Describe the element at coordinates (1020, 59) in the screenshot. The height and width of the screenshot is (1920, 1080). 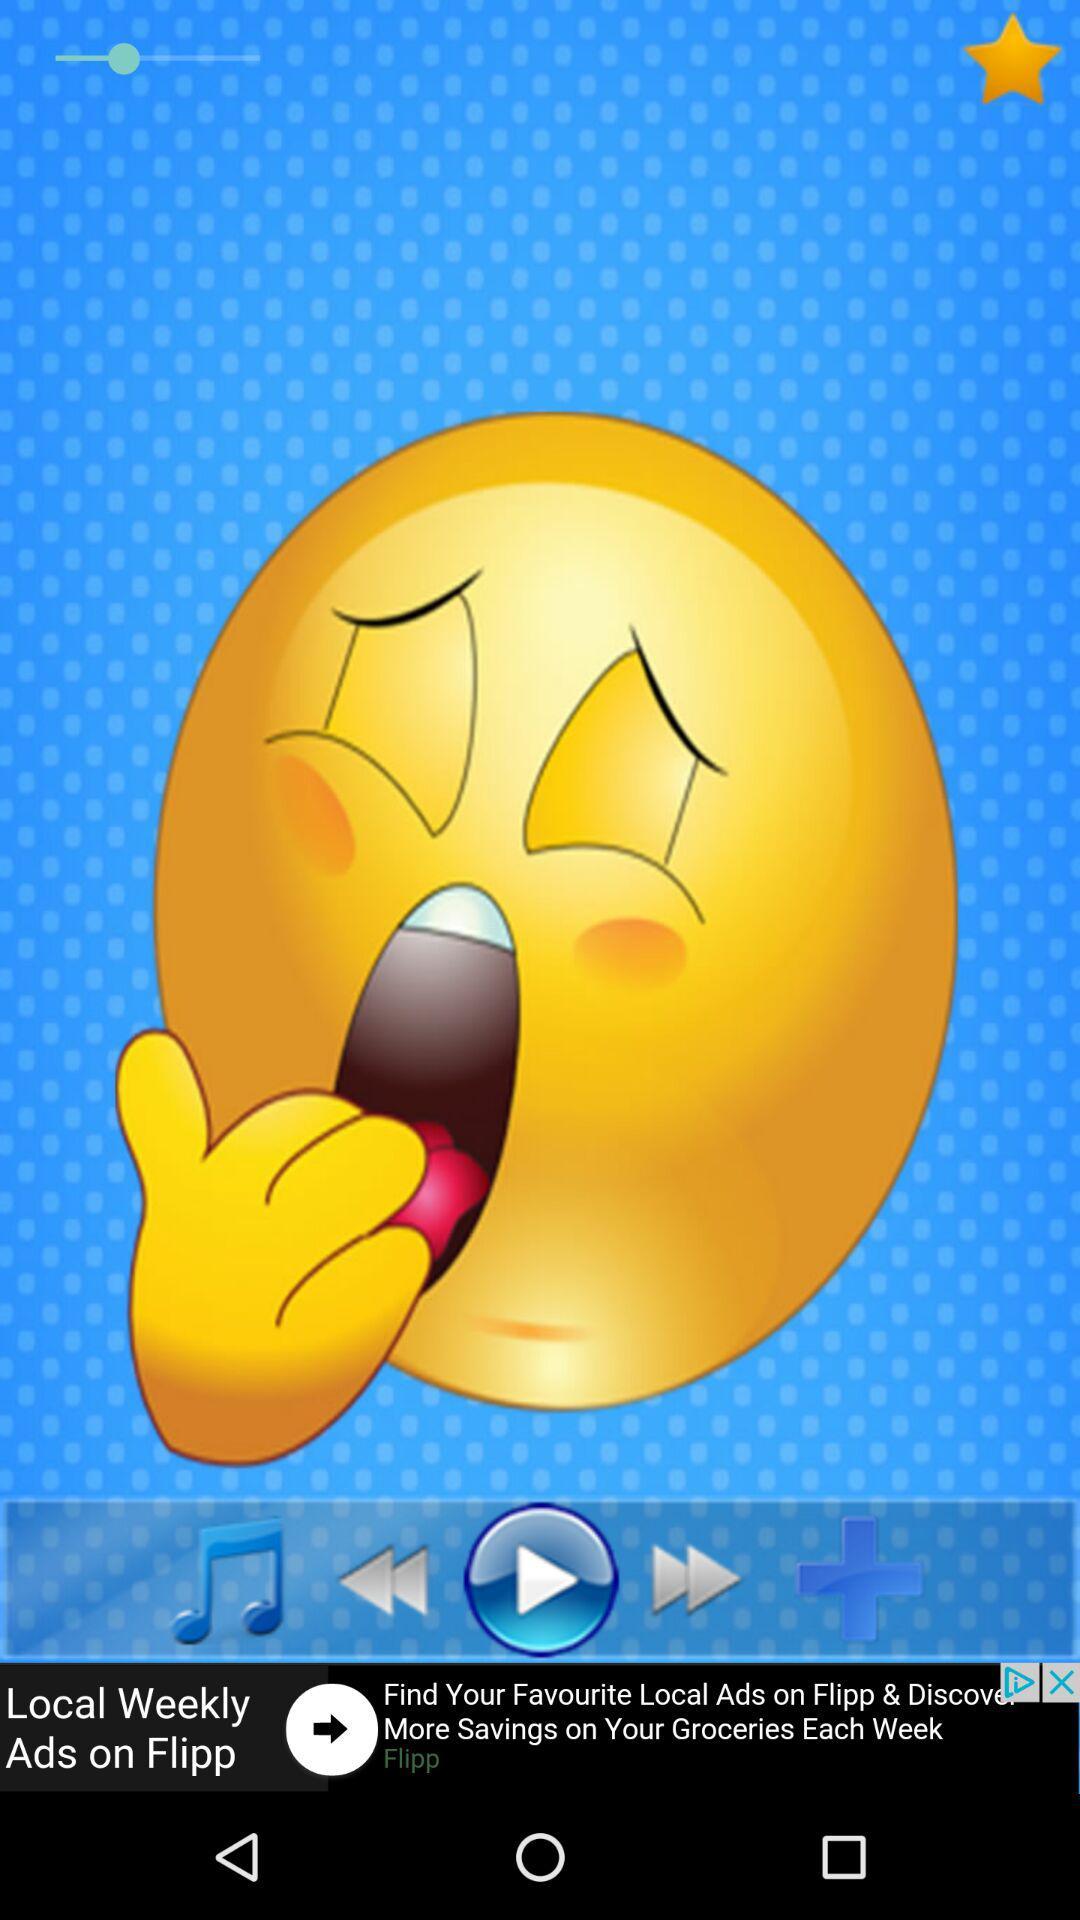
I see `to favorite` at that location.